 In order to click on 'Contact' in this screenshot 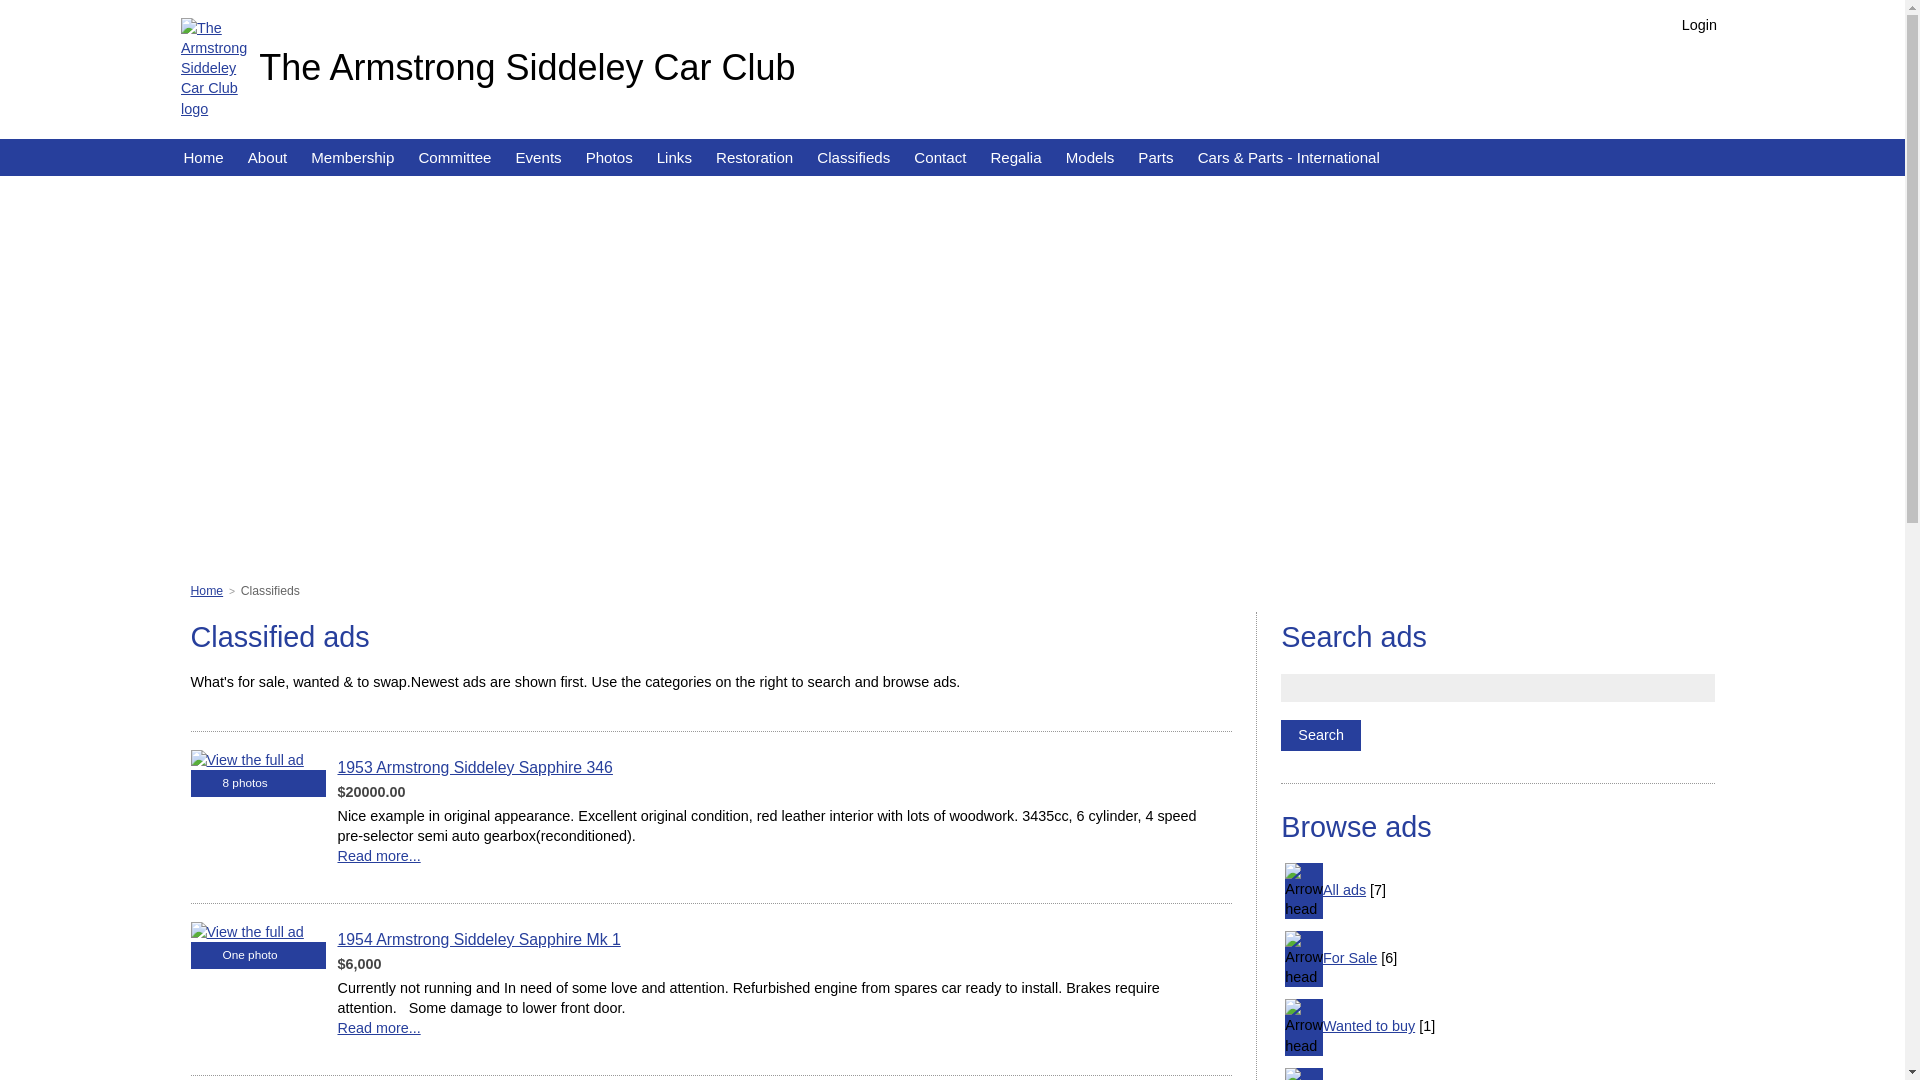, I will do `click(939, 157)`.